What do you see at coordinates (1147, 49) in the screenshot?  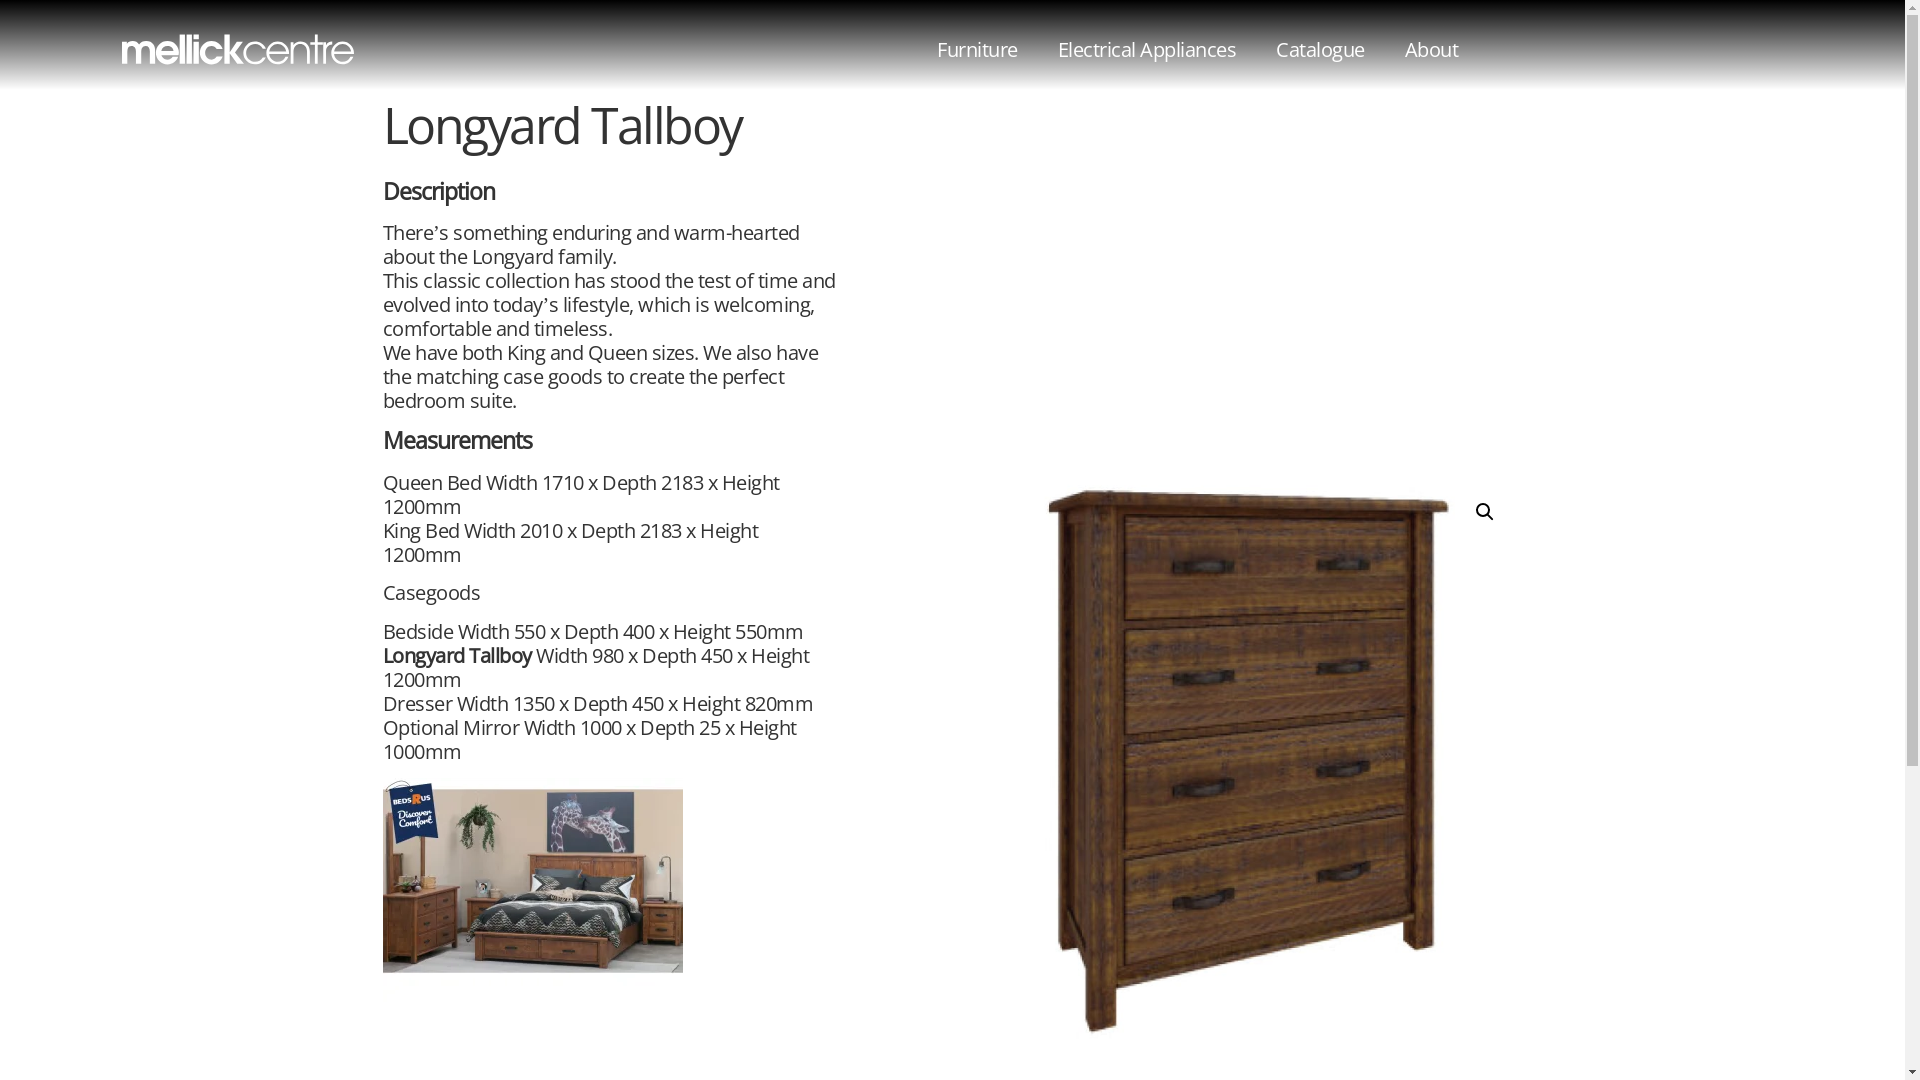 I see `'Electrical Appliances'` at bounding box center [1147, 49].